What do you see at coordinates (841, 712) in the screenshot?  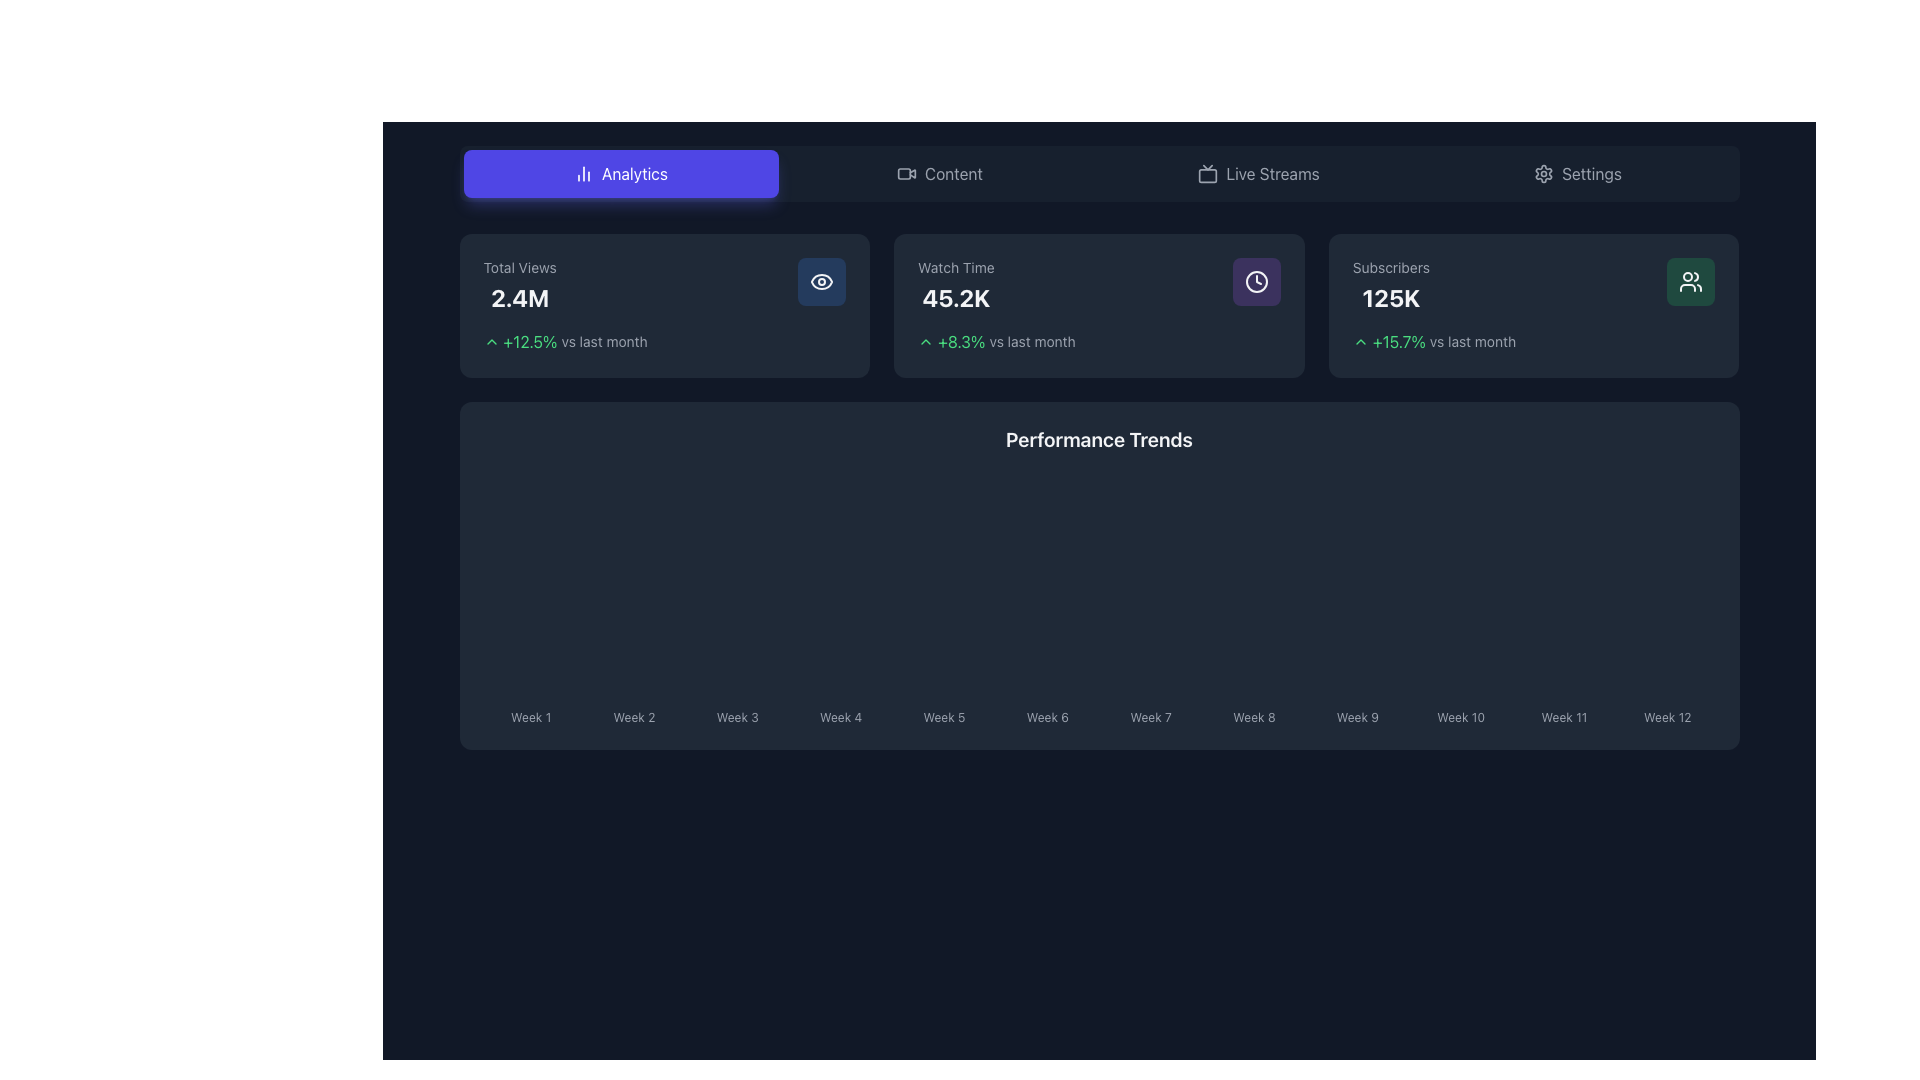 I see `label of the Text element representing 'Week 4' in the Performance Trends section, located horizontally between 'Week 3' and 'Week 5'` at bounding box center [841, 712].